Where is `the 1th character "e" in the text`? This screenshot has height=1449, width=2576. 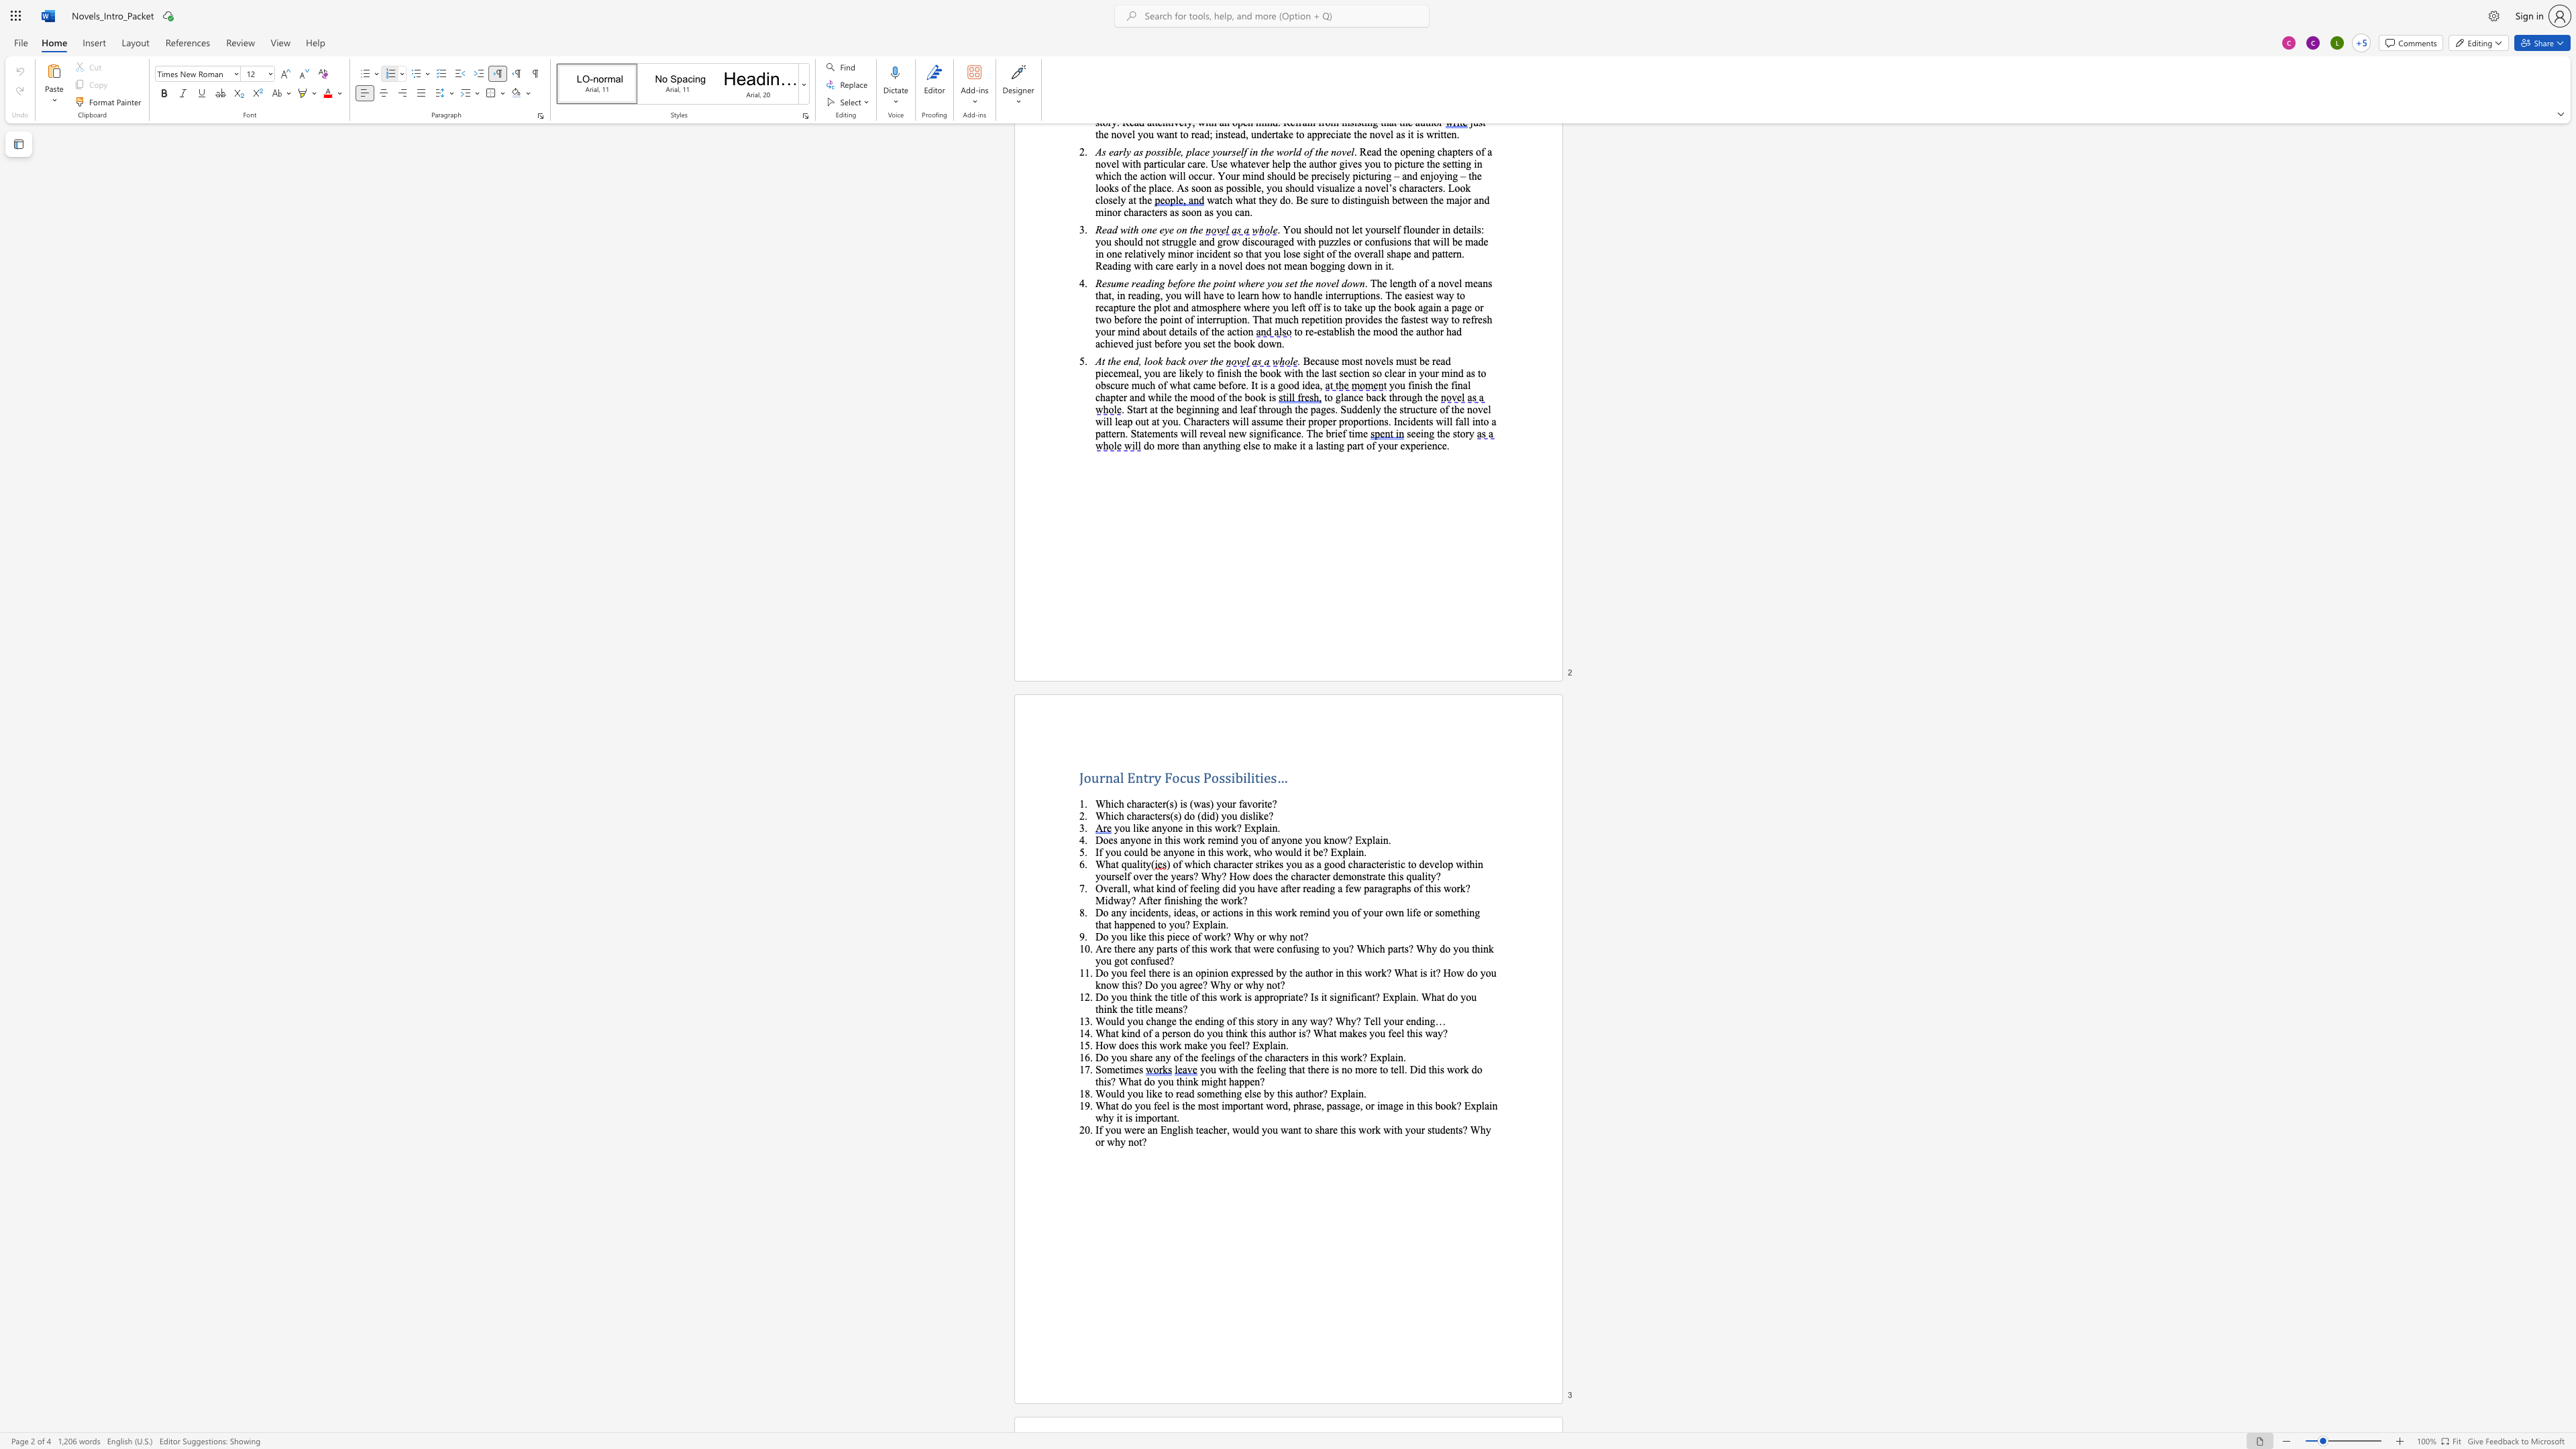 the 1th character "e" in the text is located at coordinates (1164, 996).